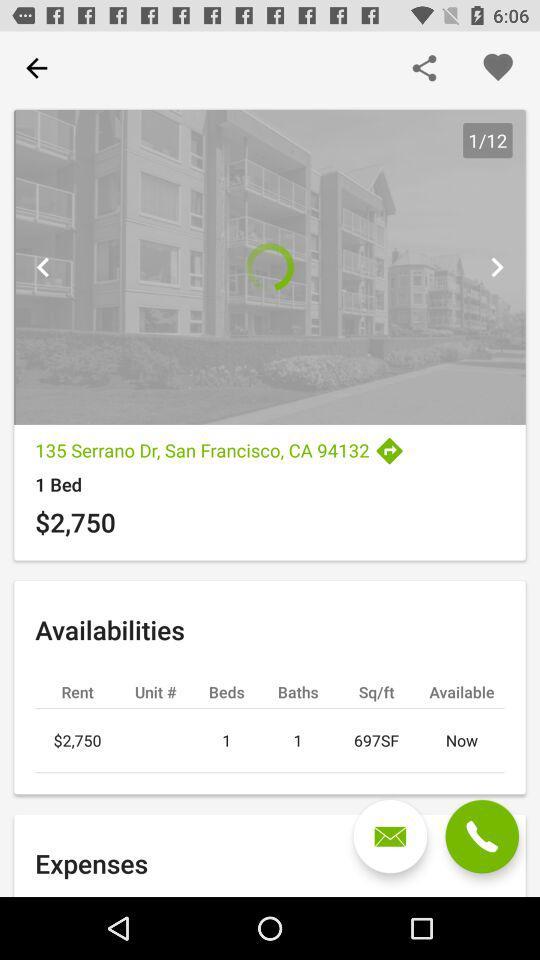  I want to click on click liked, so click(496, 68).